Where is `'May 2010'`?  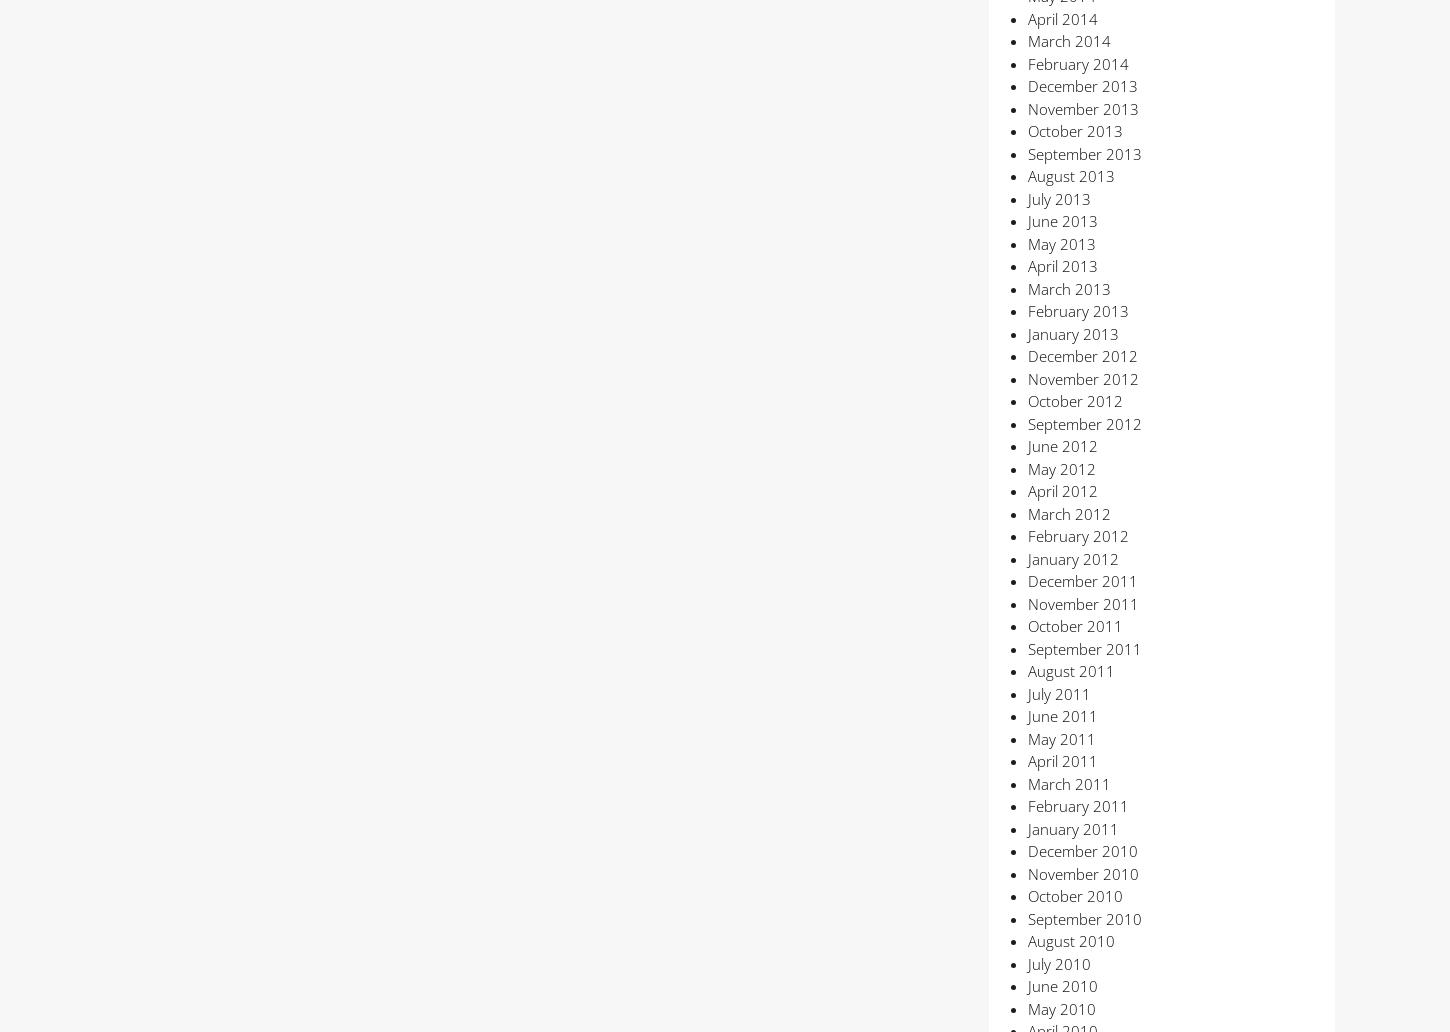 'May 2010' is located at coordinates (1027, 1006).